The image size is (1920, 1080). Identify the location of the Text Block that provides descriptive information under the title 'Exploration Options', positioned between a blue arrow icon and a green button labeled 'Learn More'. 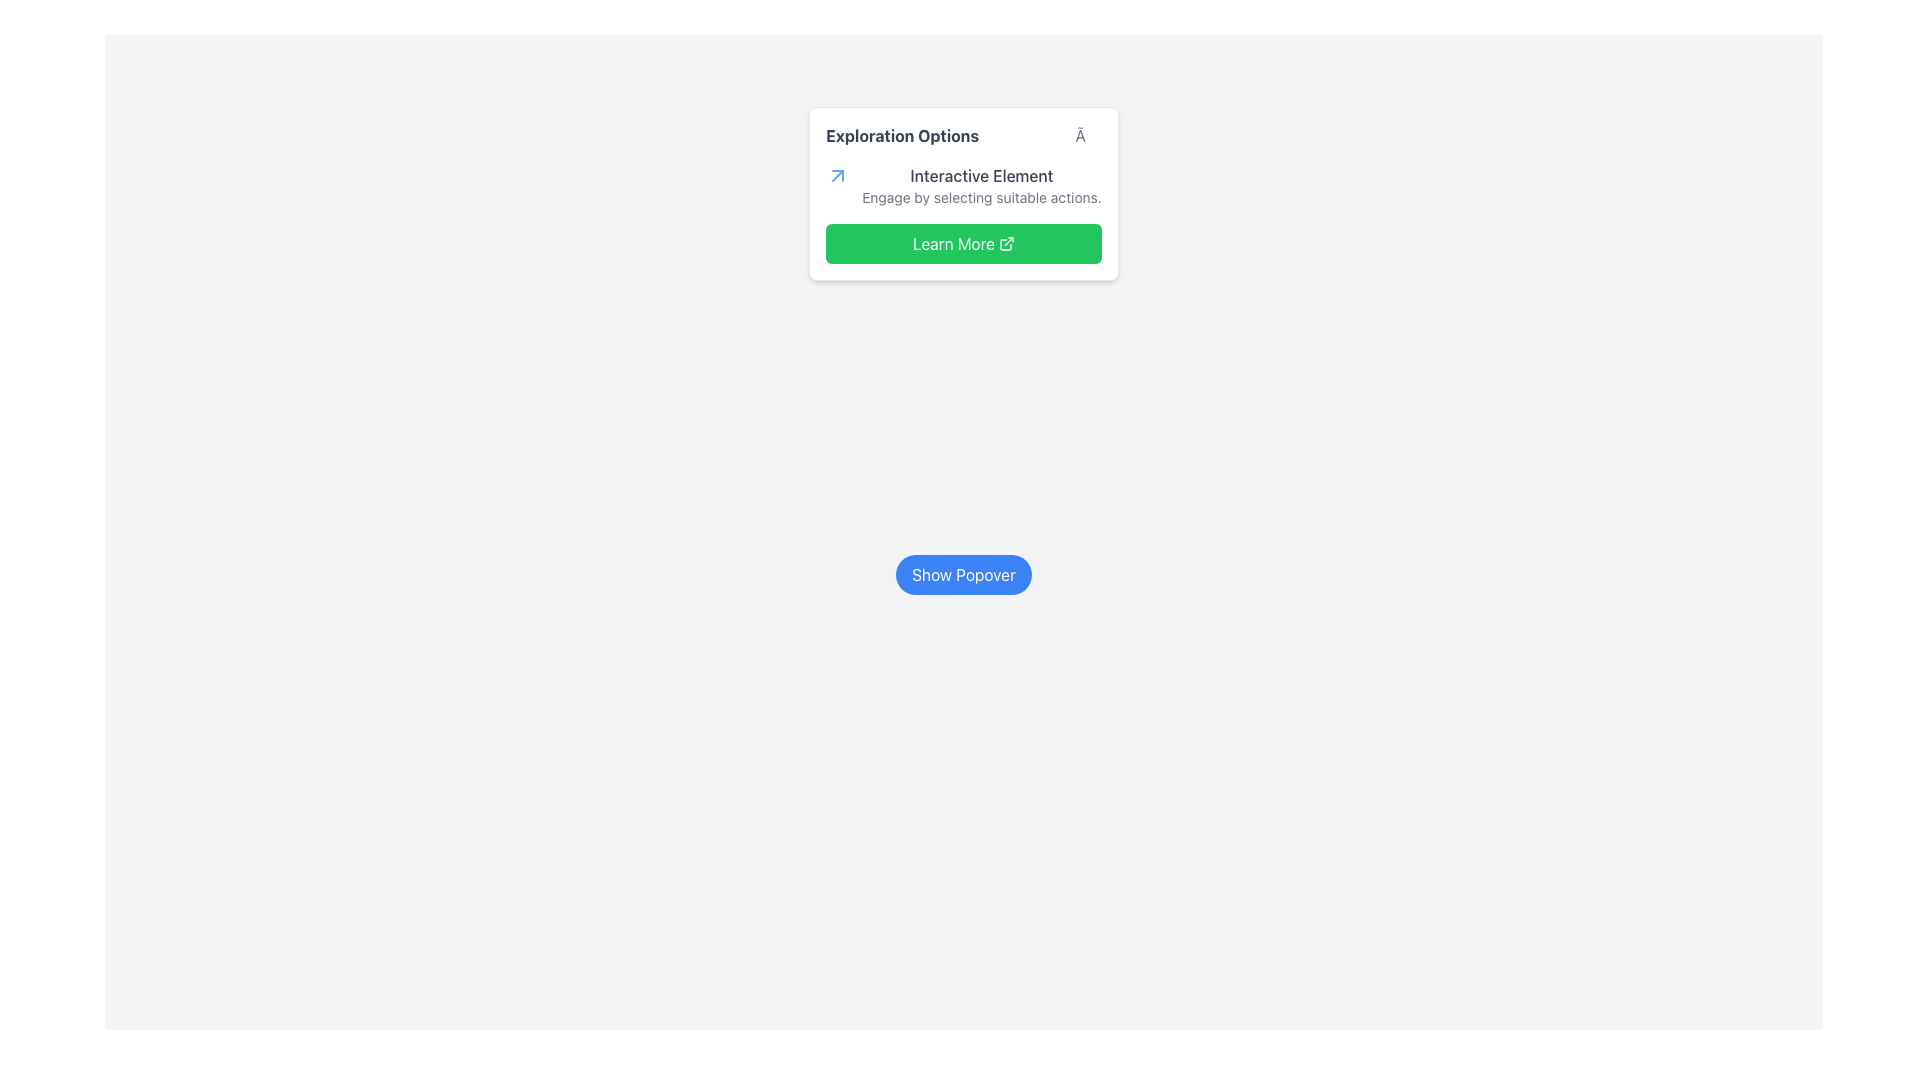
(982, 185).